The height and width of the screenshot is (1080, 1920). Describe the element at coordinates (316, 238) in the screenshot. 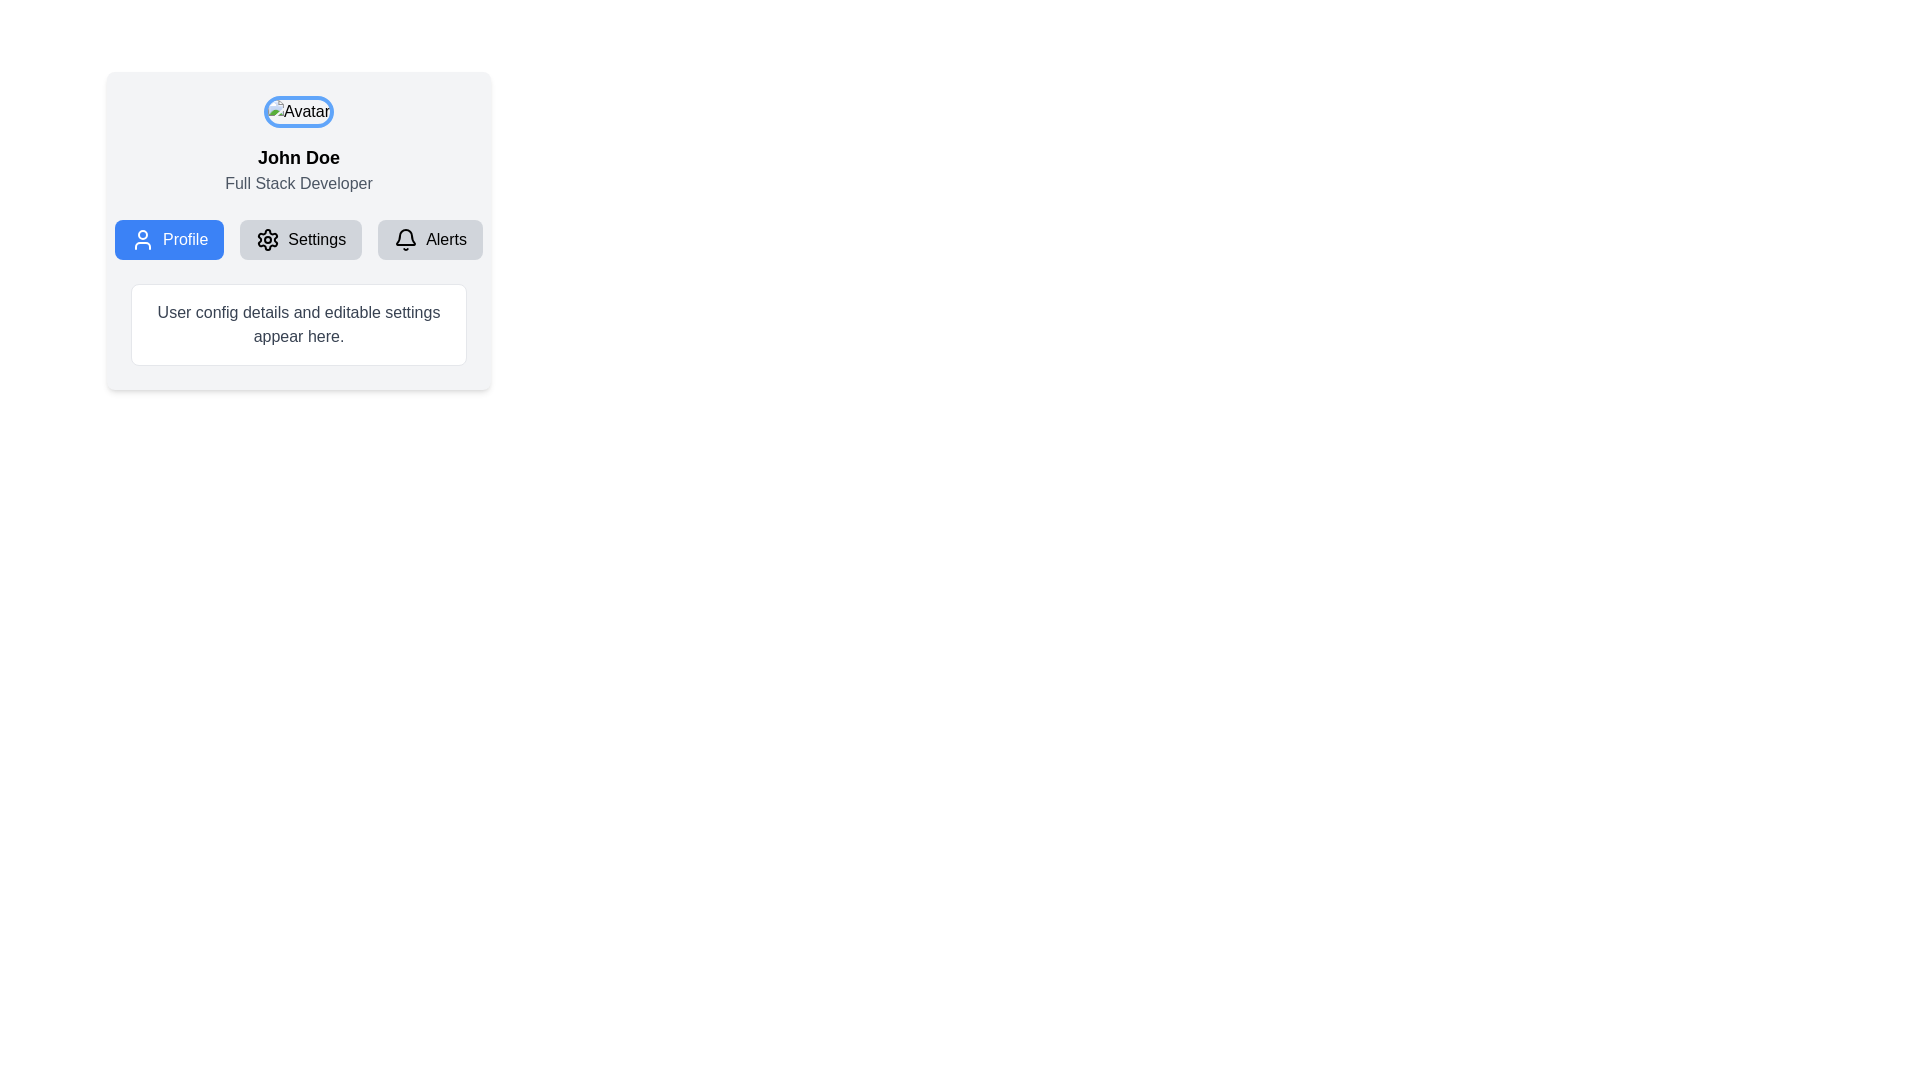

I see `the 'Settings' button, which is a text label within a navigation button located centrally among a group of buttons` at that location.